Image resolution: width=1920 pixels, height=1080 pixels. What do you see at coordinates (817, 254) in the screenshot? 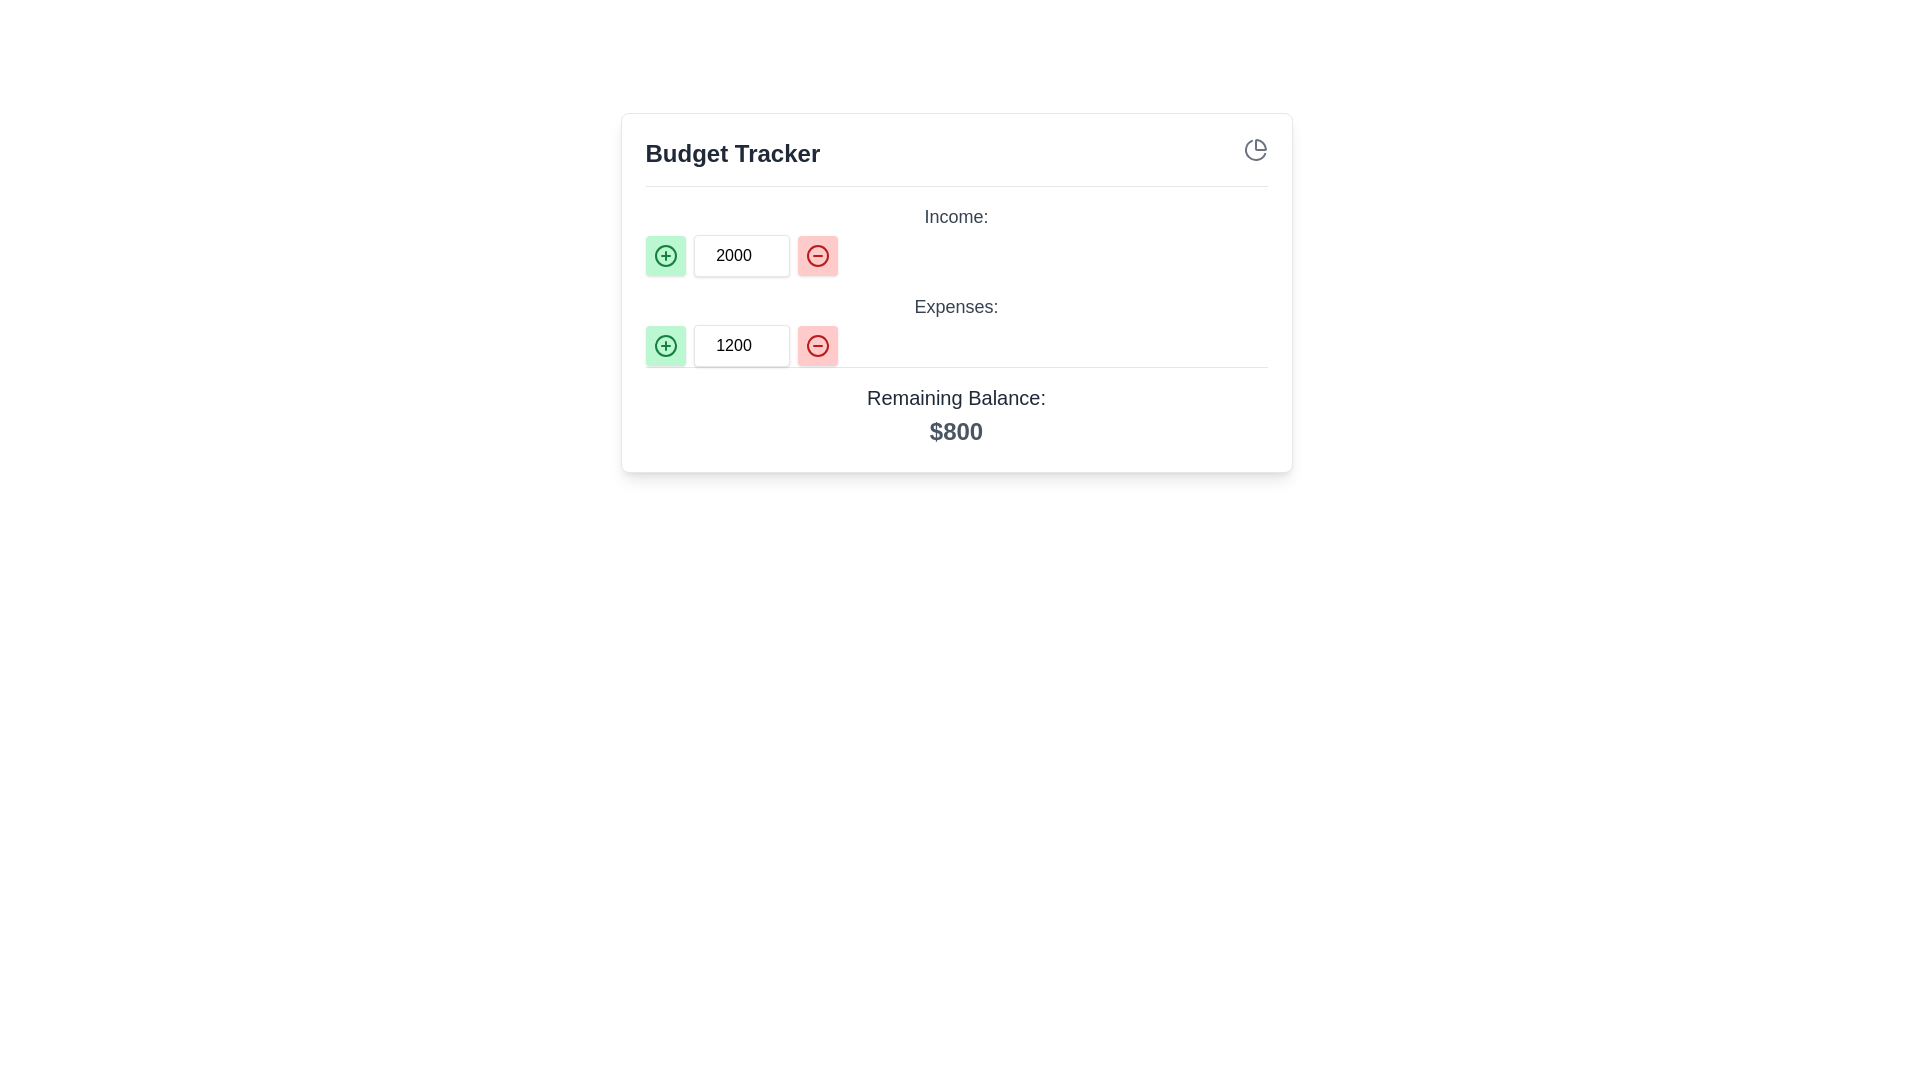
I see `the subtraction button located immediately to the right of the numeric input box displaying '2000', which is the second control under the 'Income:' section, to activate its hover effects` at bounding box center [817, 254].